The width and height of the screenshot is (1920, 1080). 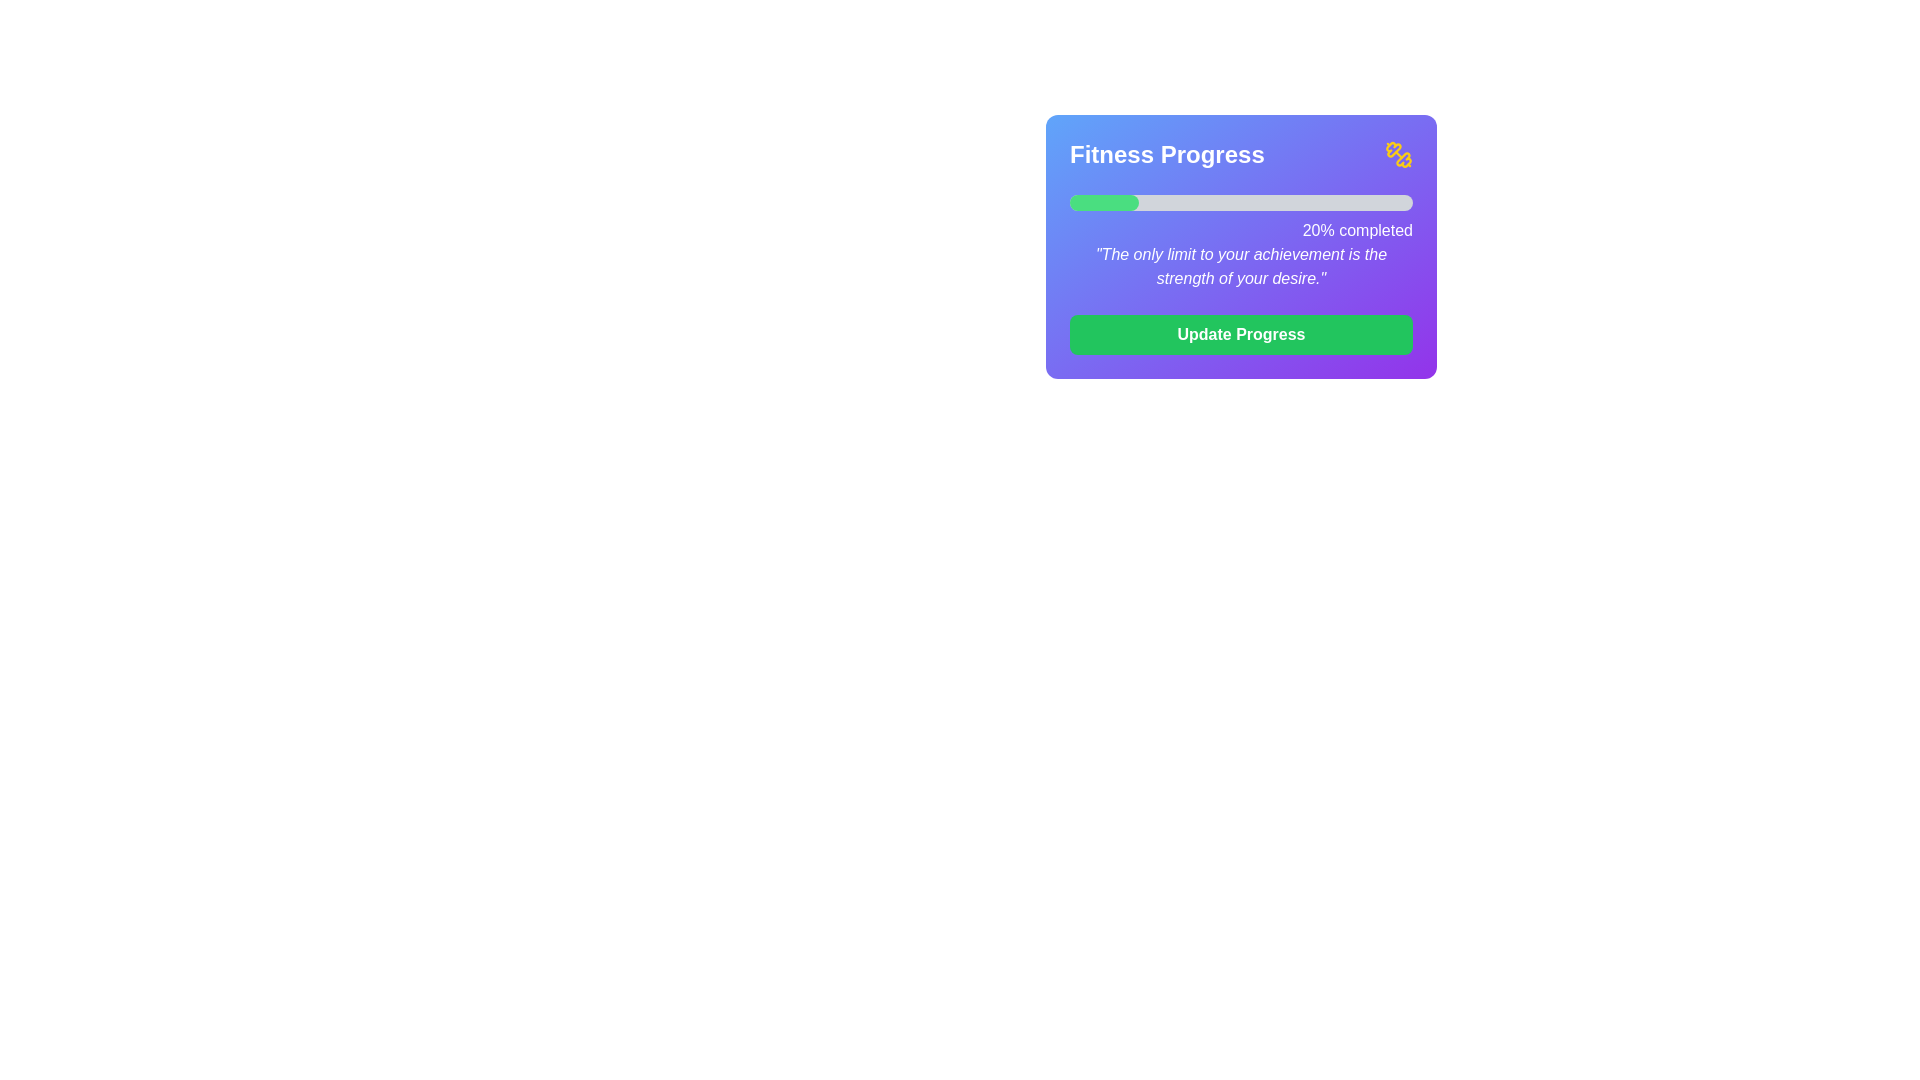 What do you see at coordinates (1240, 203) in the screenshot?
I see `the progress bar located at the top-central part of the purple card section labeled 'Fitness Progress', which visually represents the completion level of the goal` at bounding box center [1240, 203].